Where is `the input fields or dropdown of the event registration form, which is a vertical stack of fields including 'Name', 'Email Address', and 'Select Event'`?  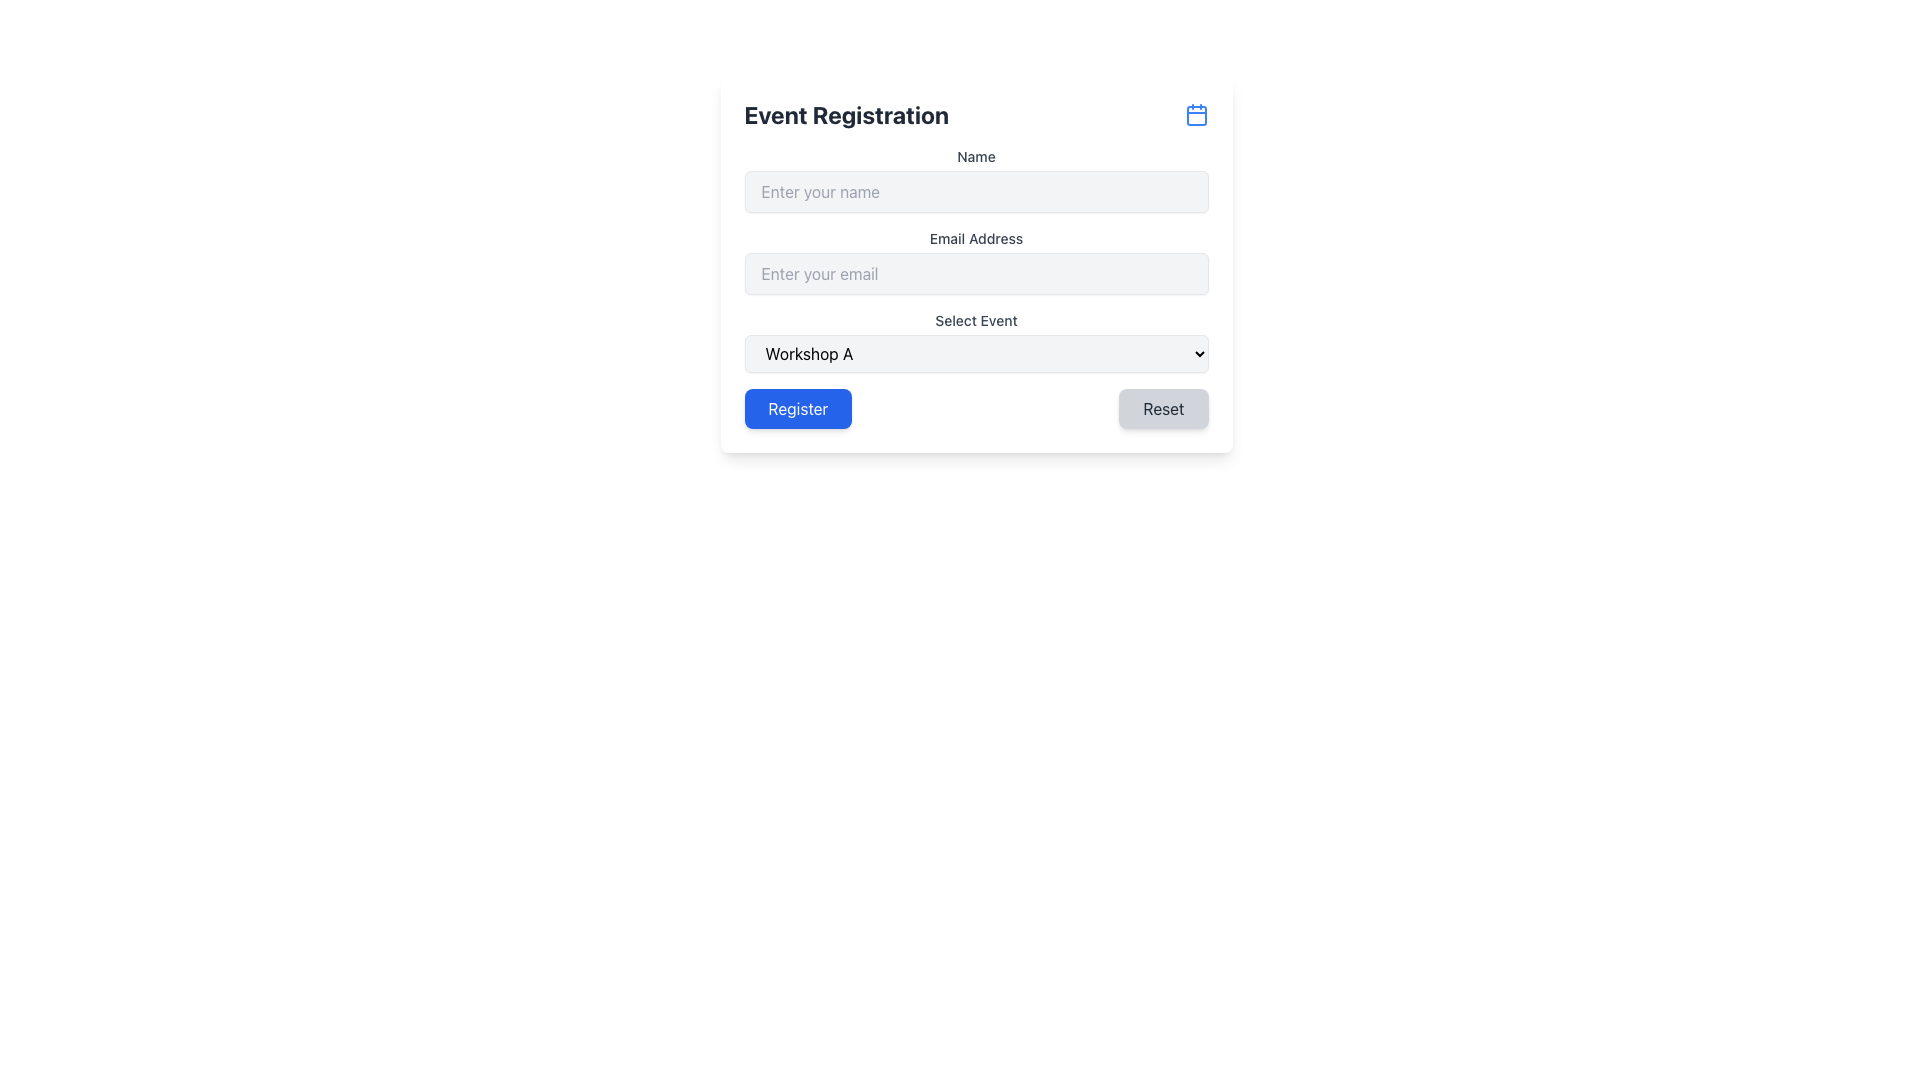
the input fields or dropdown of the event registration form, which is a vertical stack of fields including 'Name', 'Email Address', and 'Select Event' is located at coordinates (976, 288).